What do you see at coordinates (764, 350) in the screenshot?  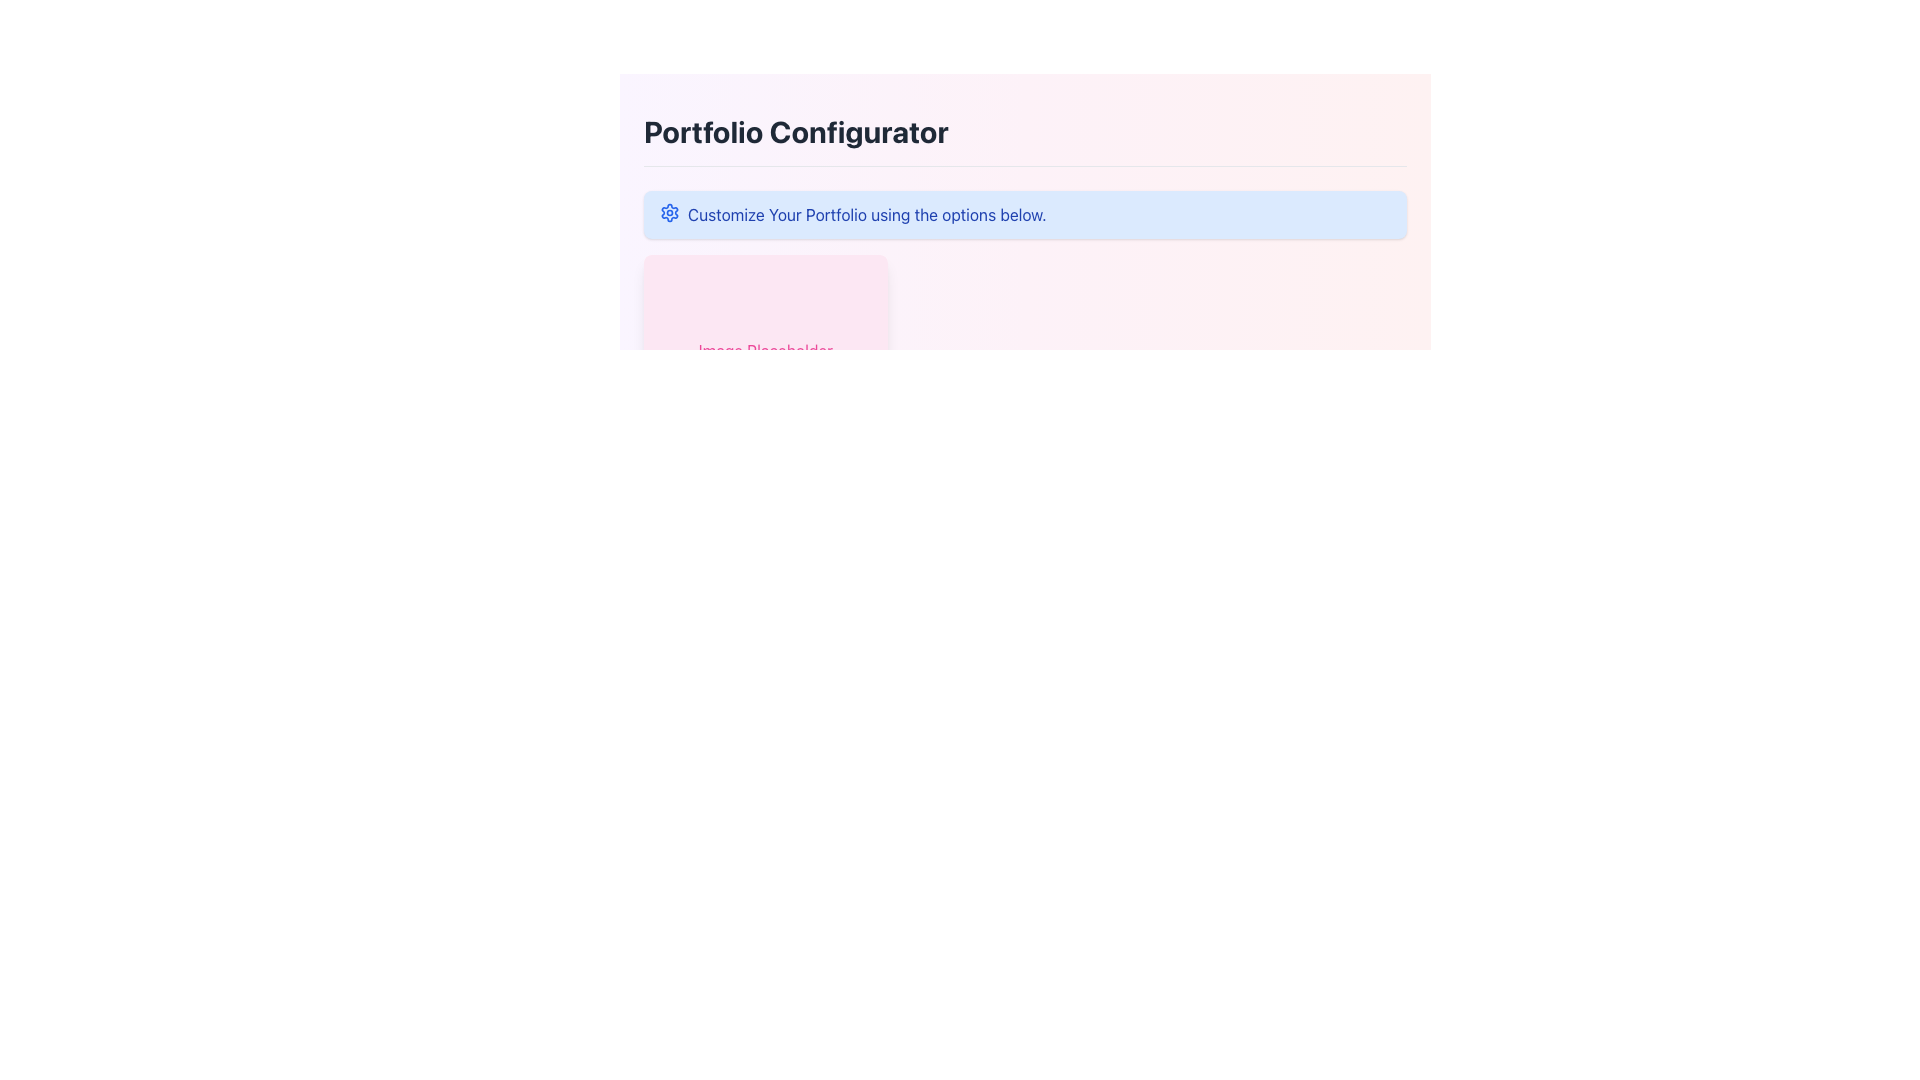 I see `the static UI placeholder with a light pink background and the text 'Image Placeholder' centered in pink font` at bounding box center [764, 350].